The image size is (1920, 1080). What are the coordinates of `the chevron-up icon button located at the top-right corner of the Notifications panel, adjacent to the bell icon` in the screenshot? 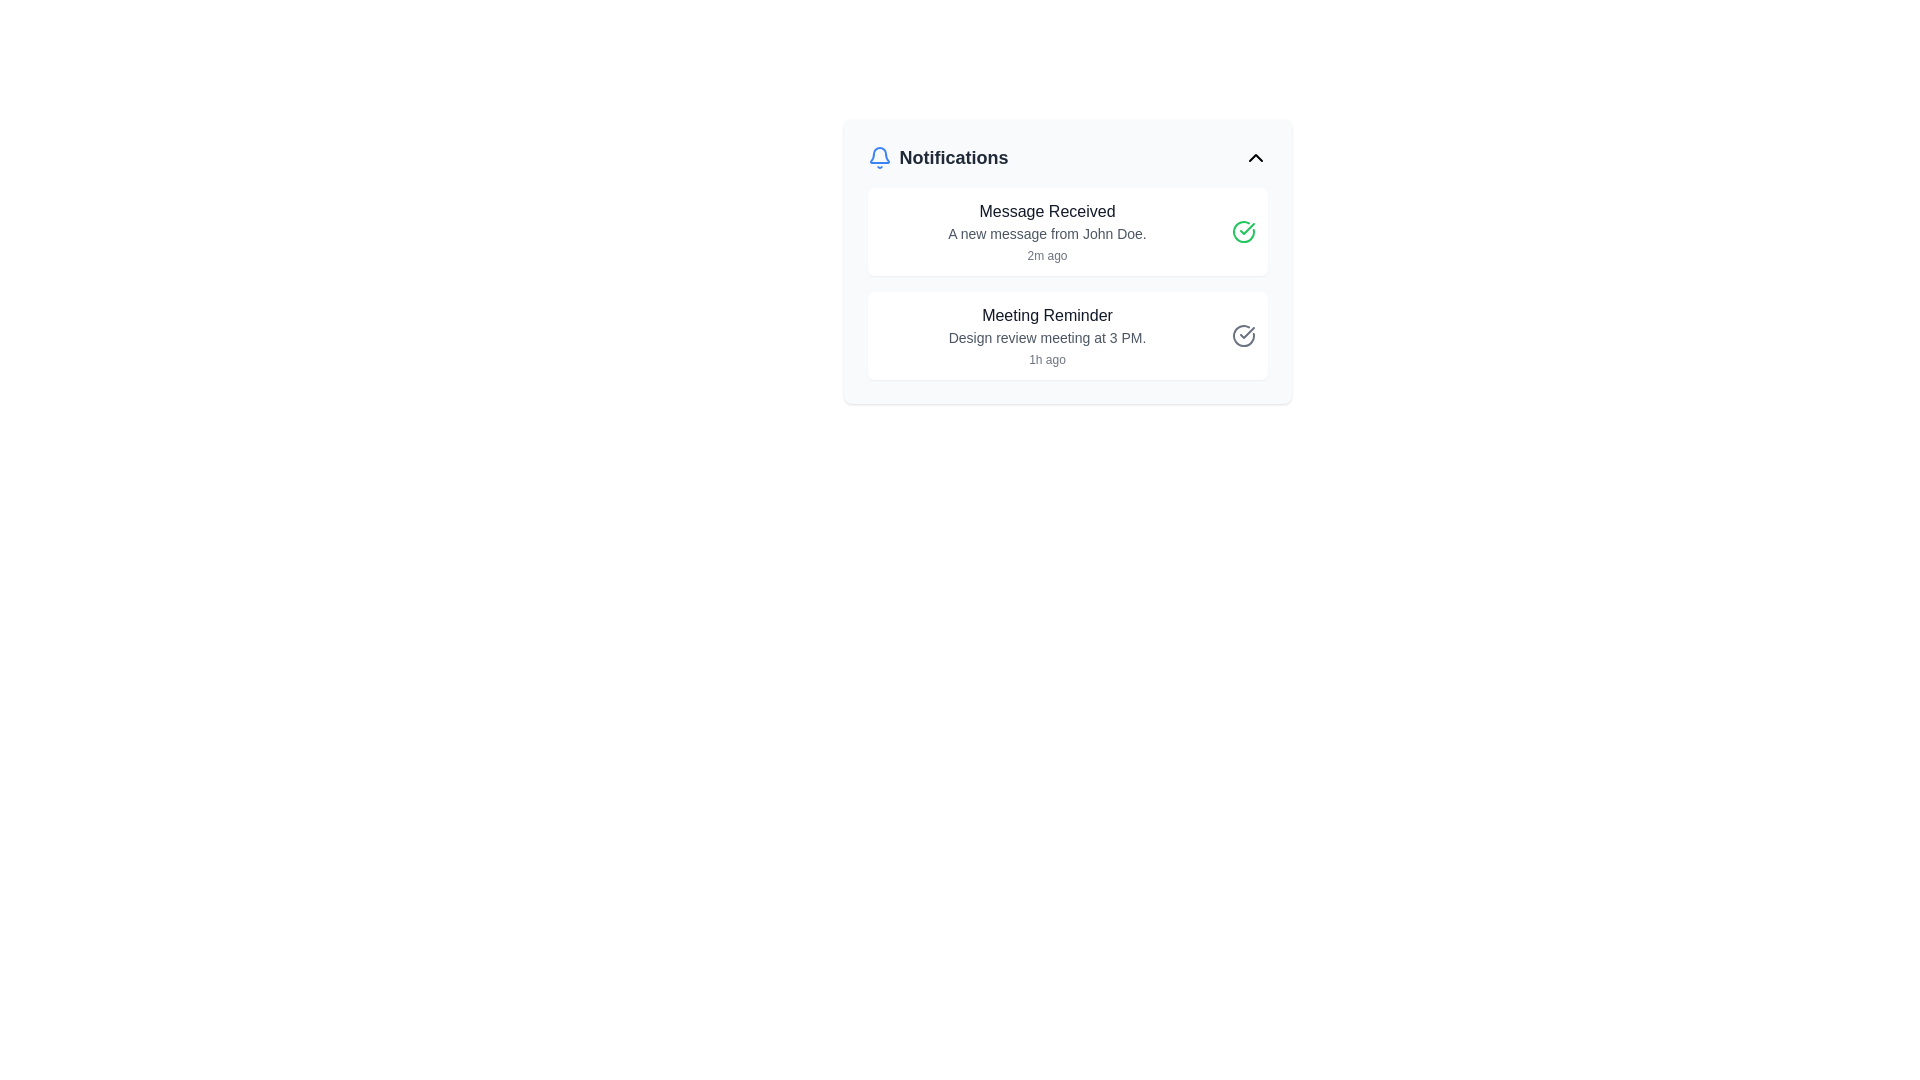 It's located at (1254, 157).